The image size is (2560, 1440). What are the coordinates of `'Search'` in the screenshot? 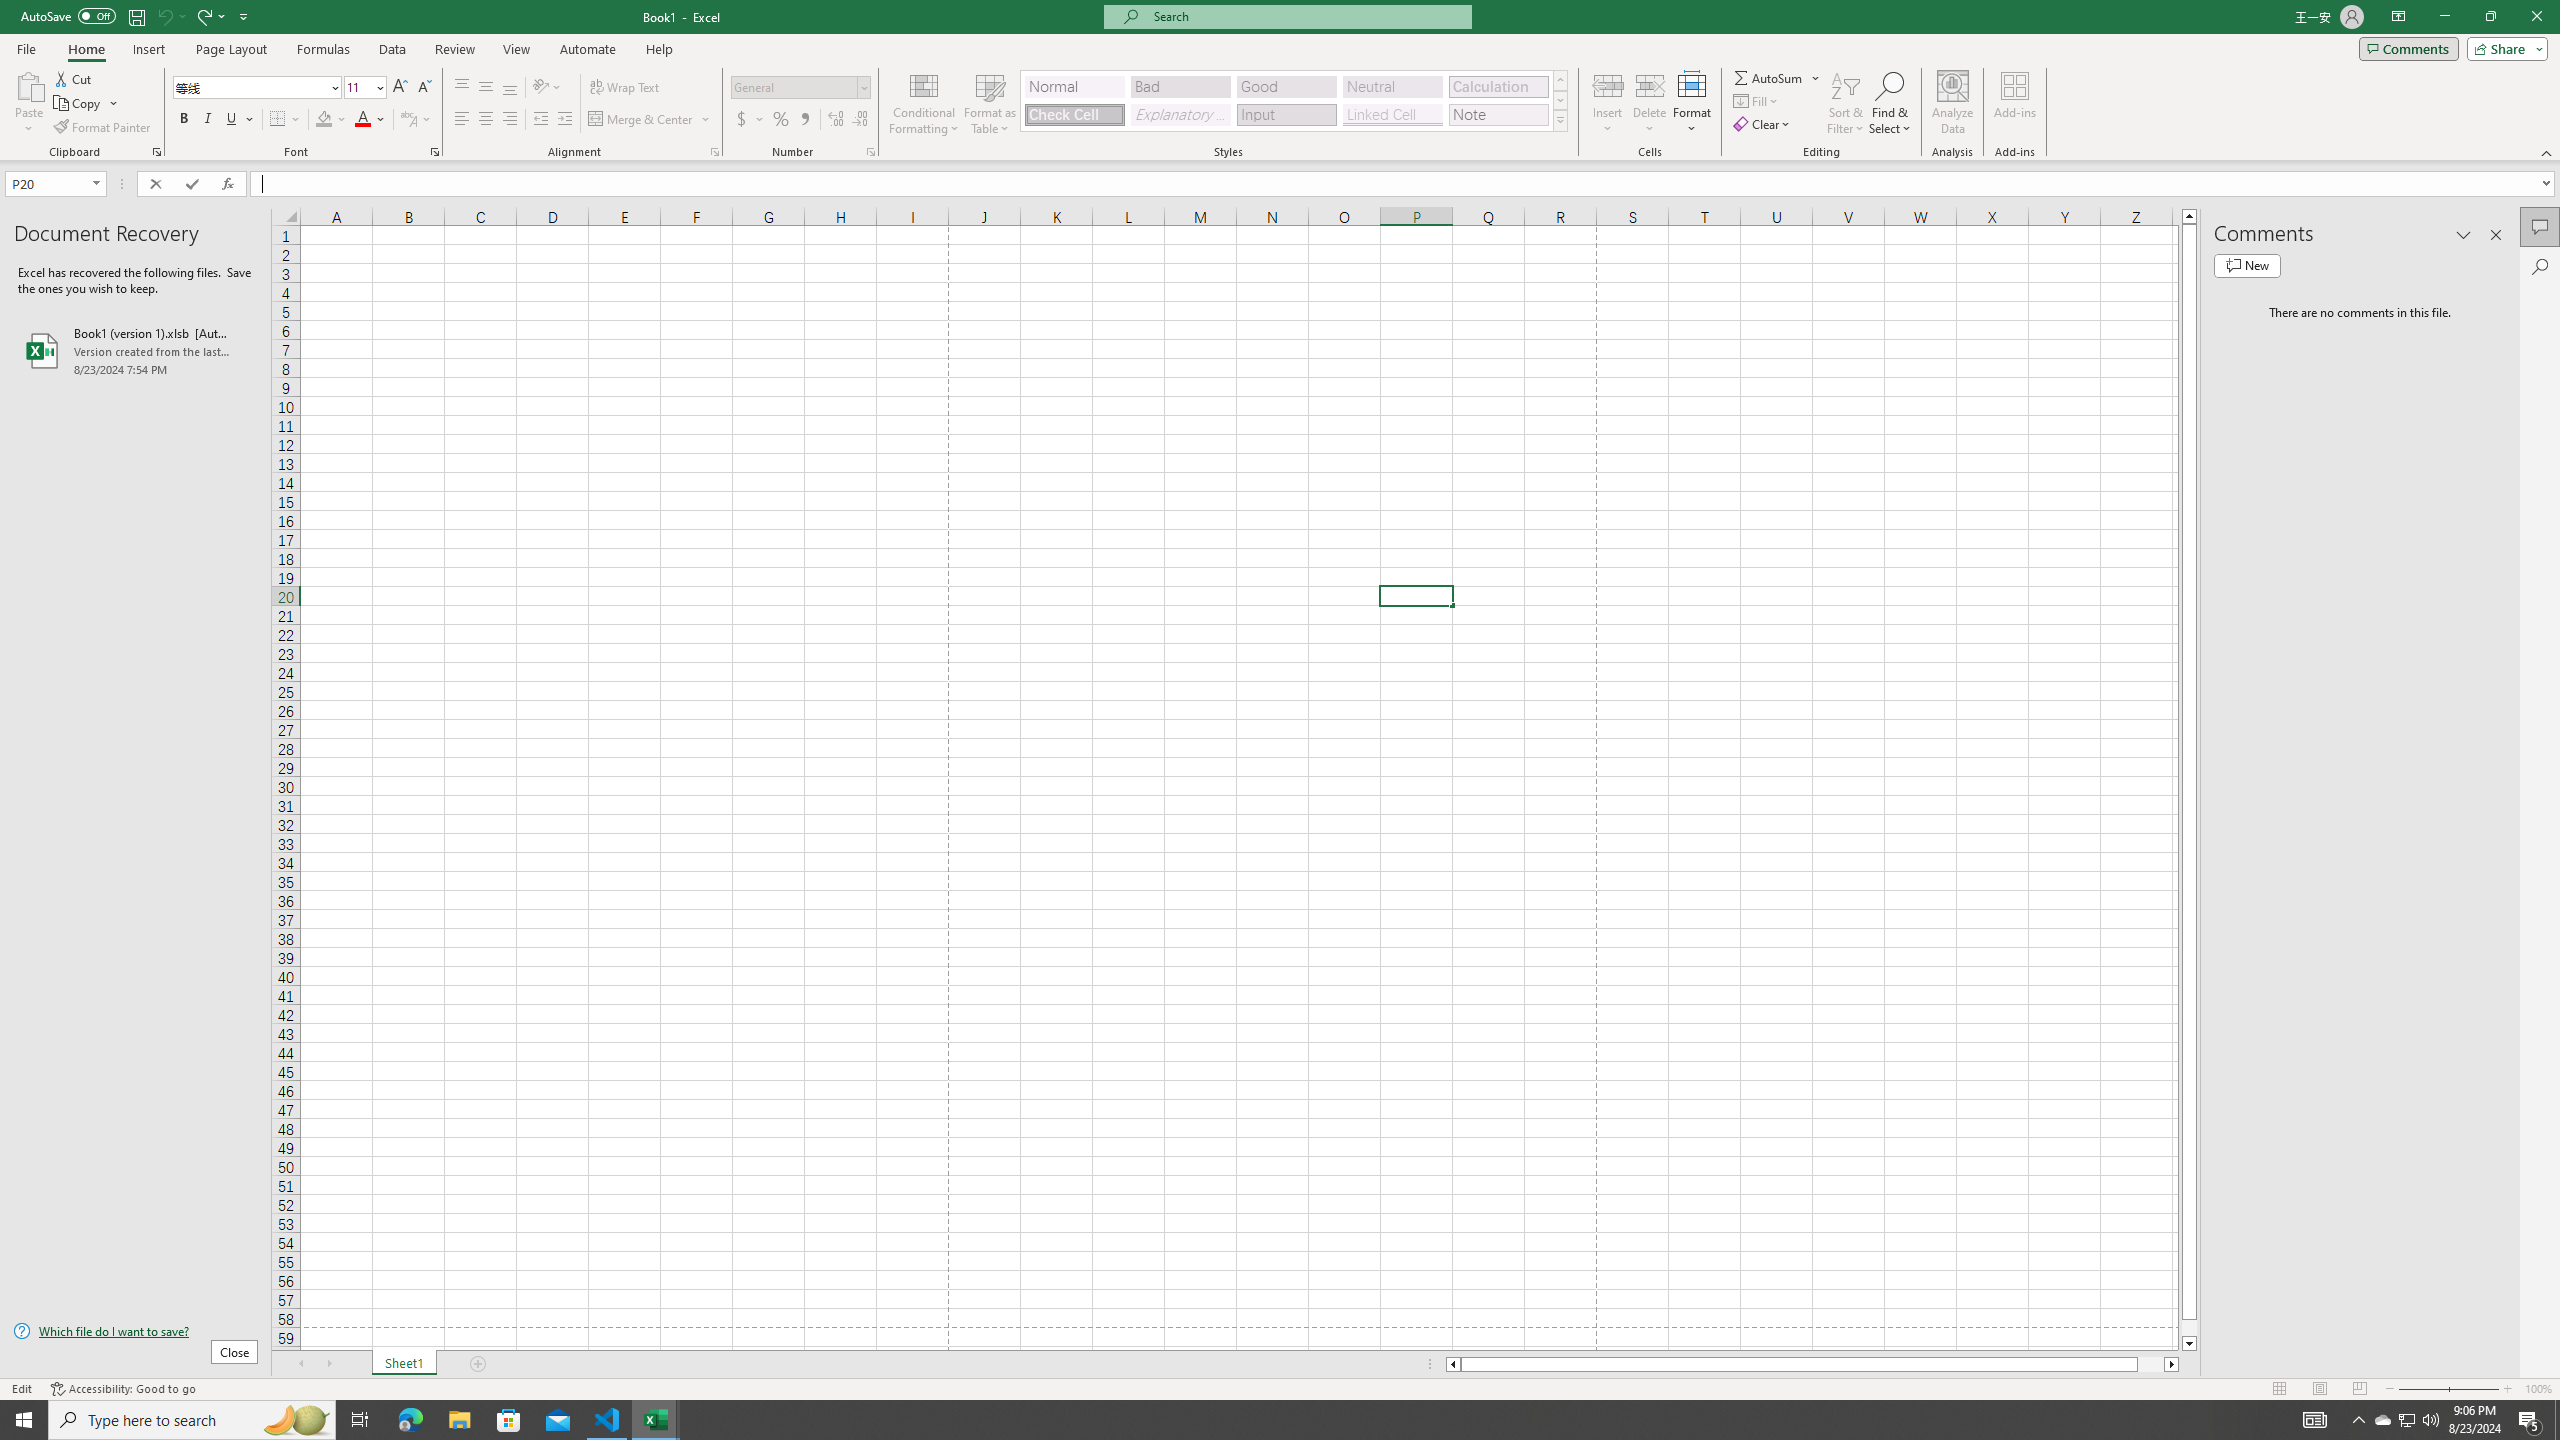 It's located at (2539, 267).